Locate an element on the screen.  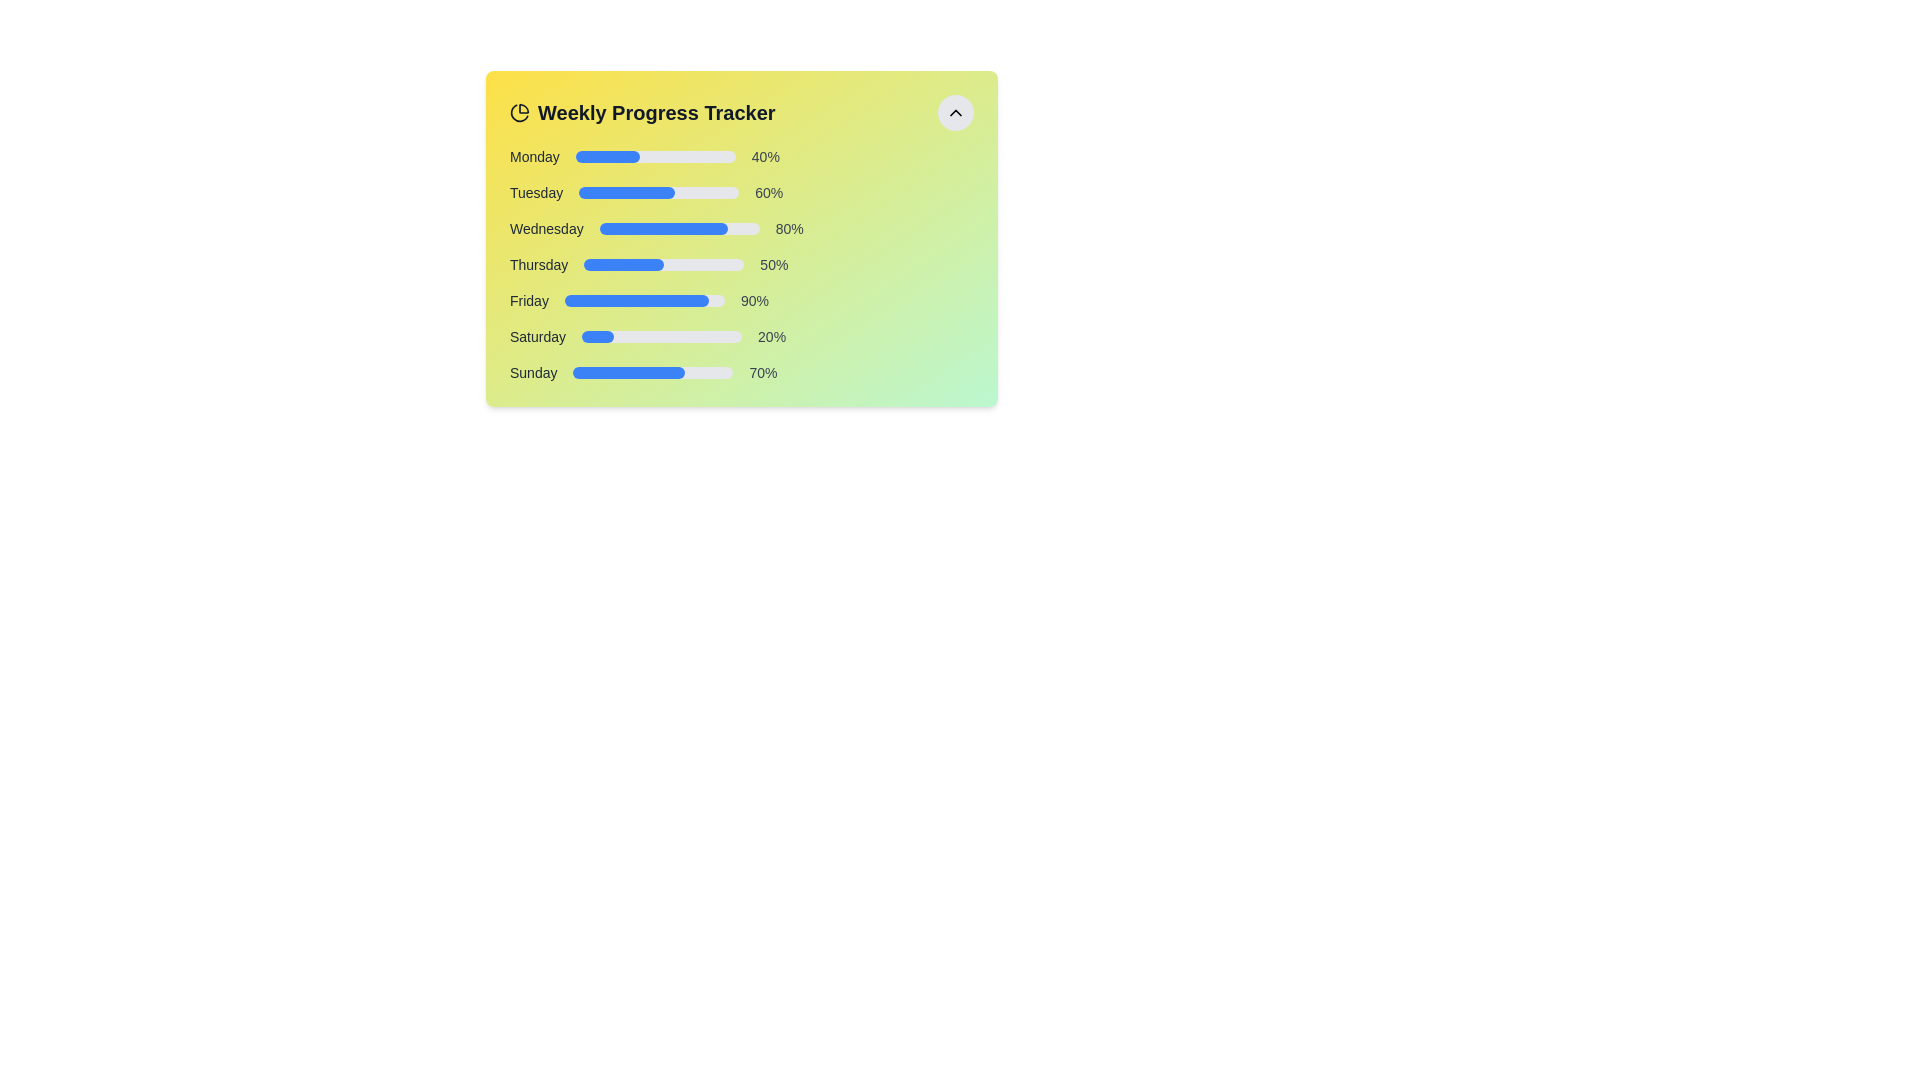
the completion status of the progress bar segment representing 'Monday' in the weekly progress tracker is located at coordinates (606, 156).